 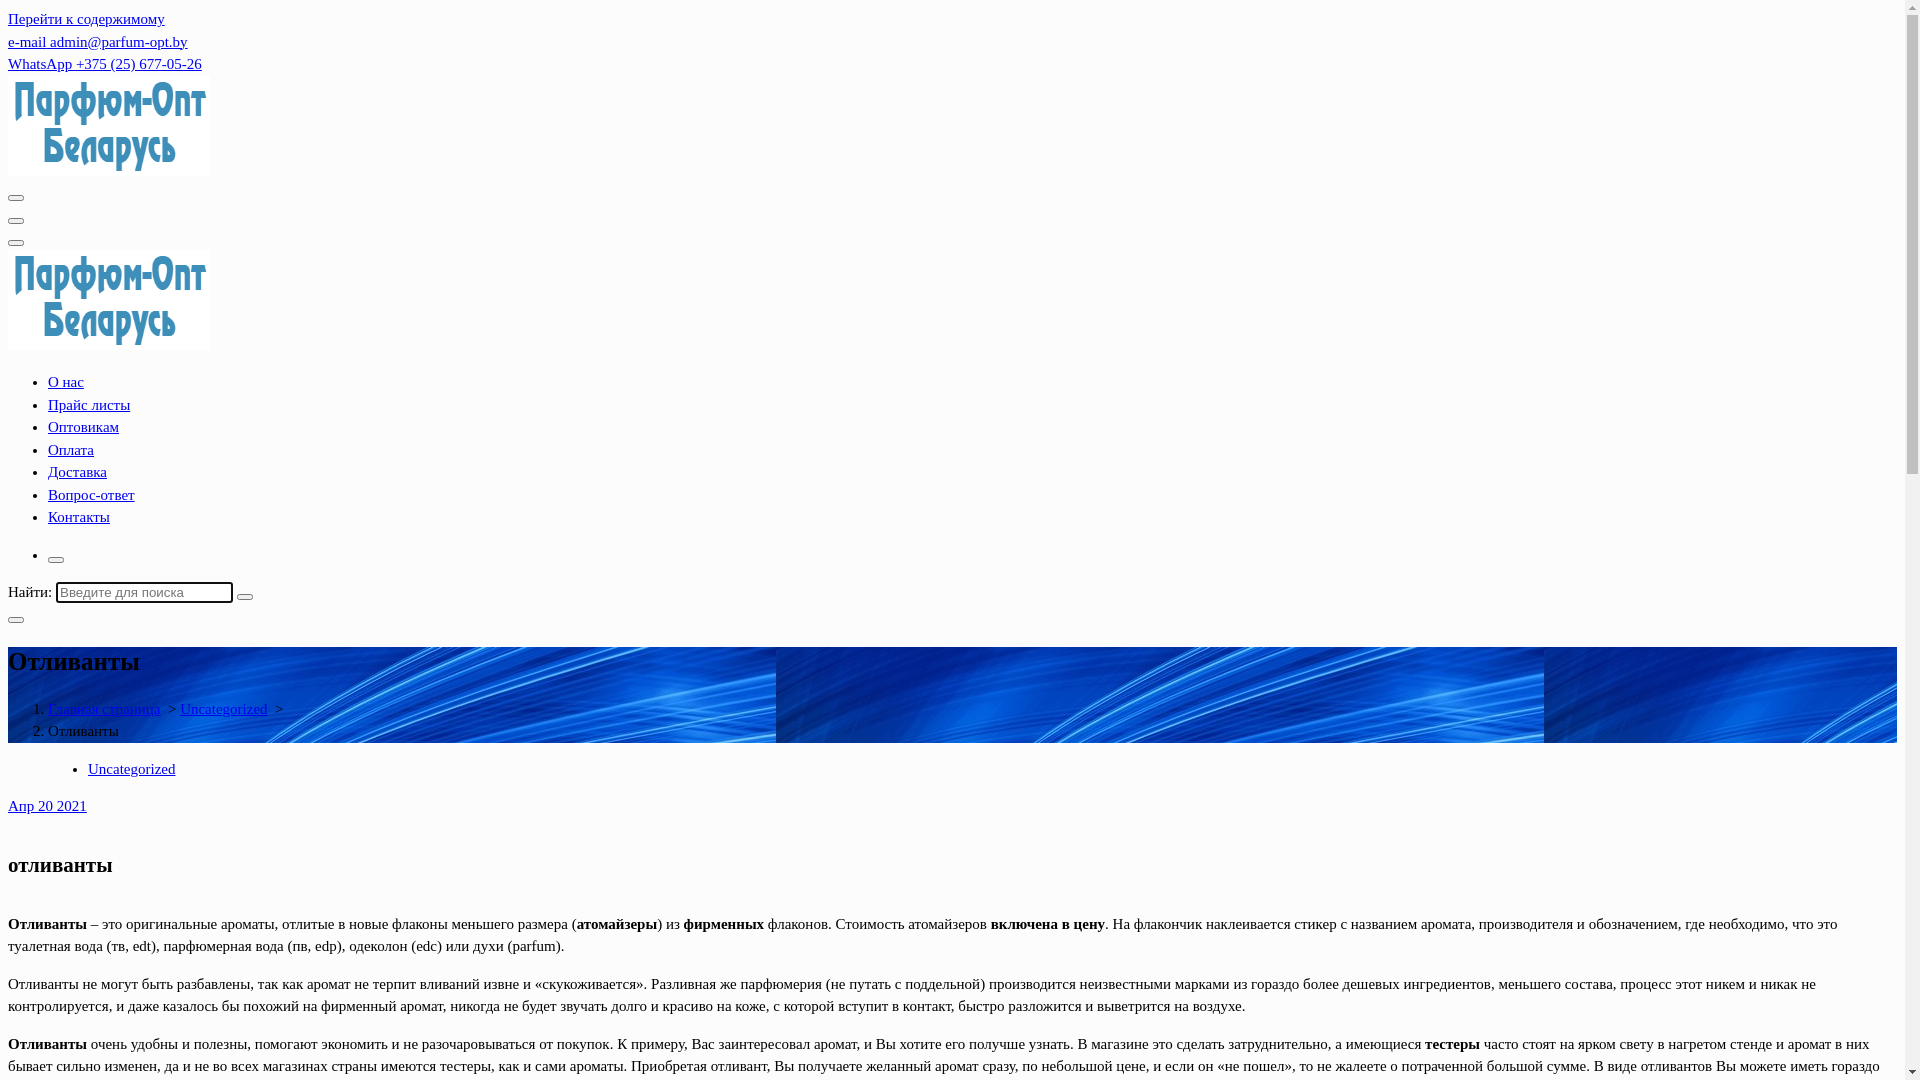 I want to click on 'Uncategorized', so click(x=130, y=766).